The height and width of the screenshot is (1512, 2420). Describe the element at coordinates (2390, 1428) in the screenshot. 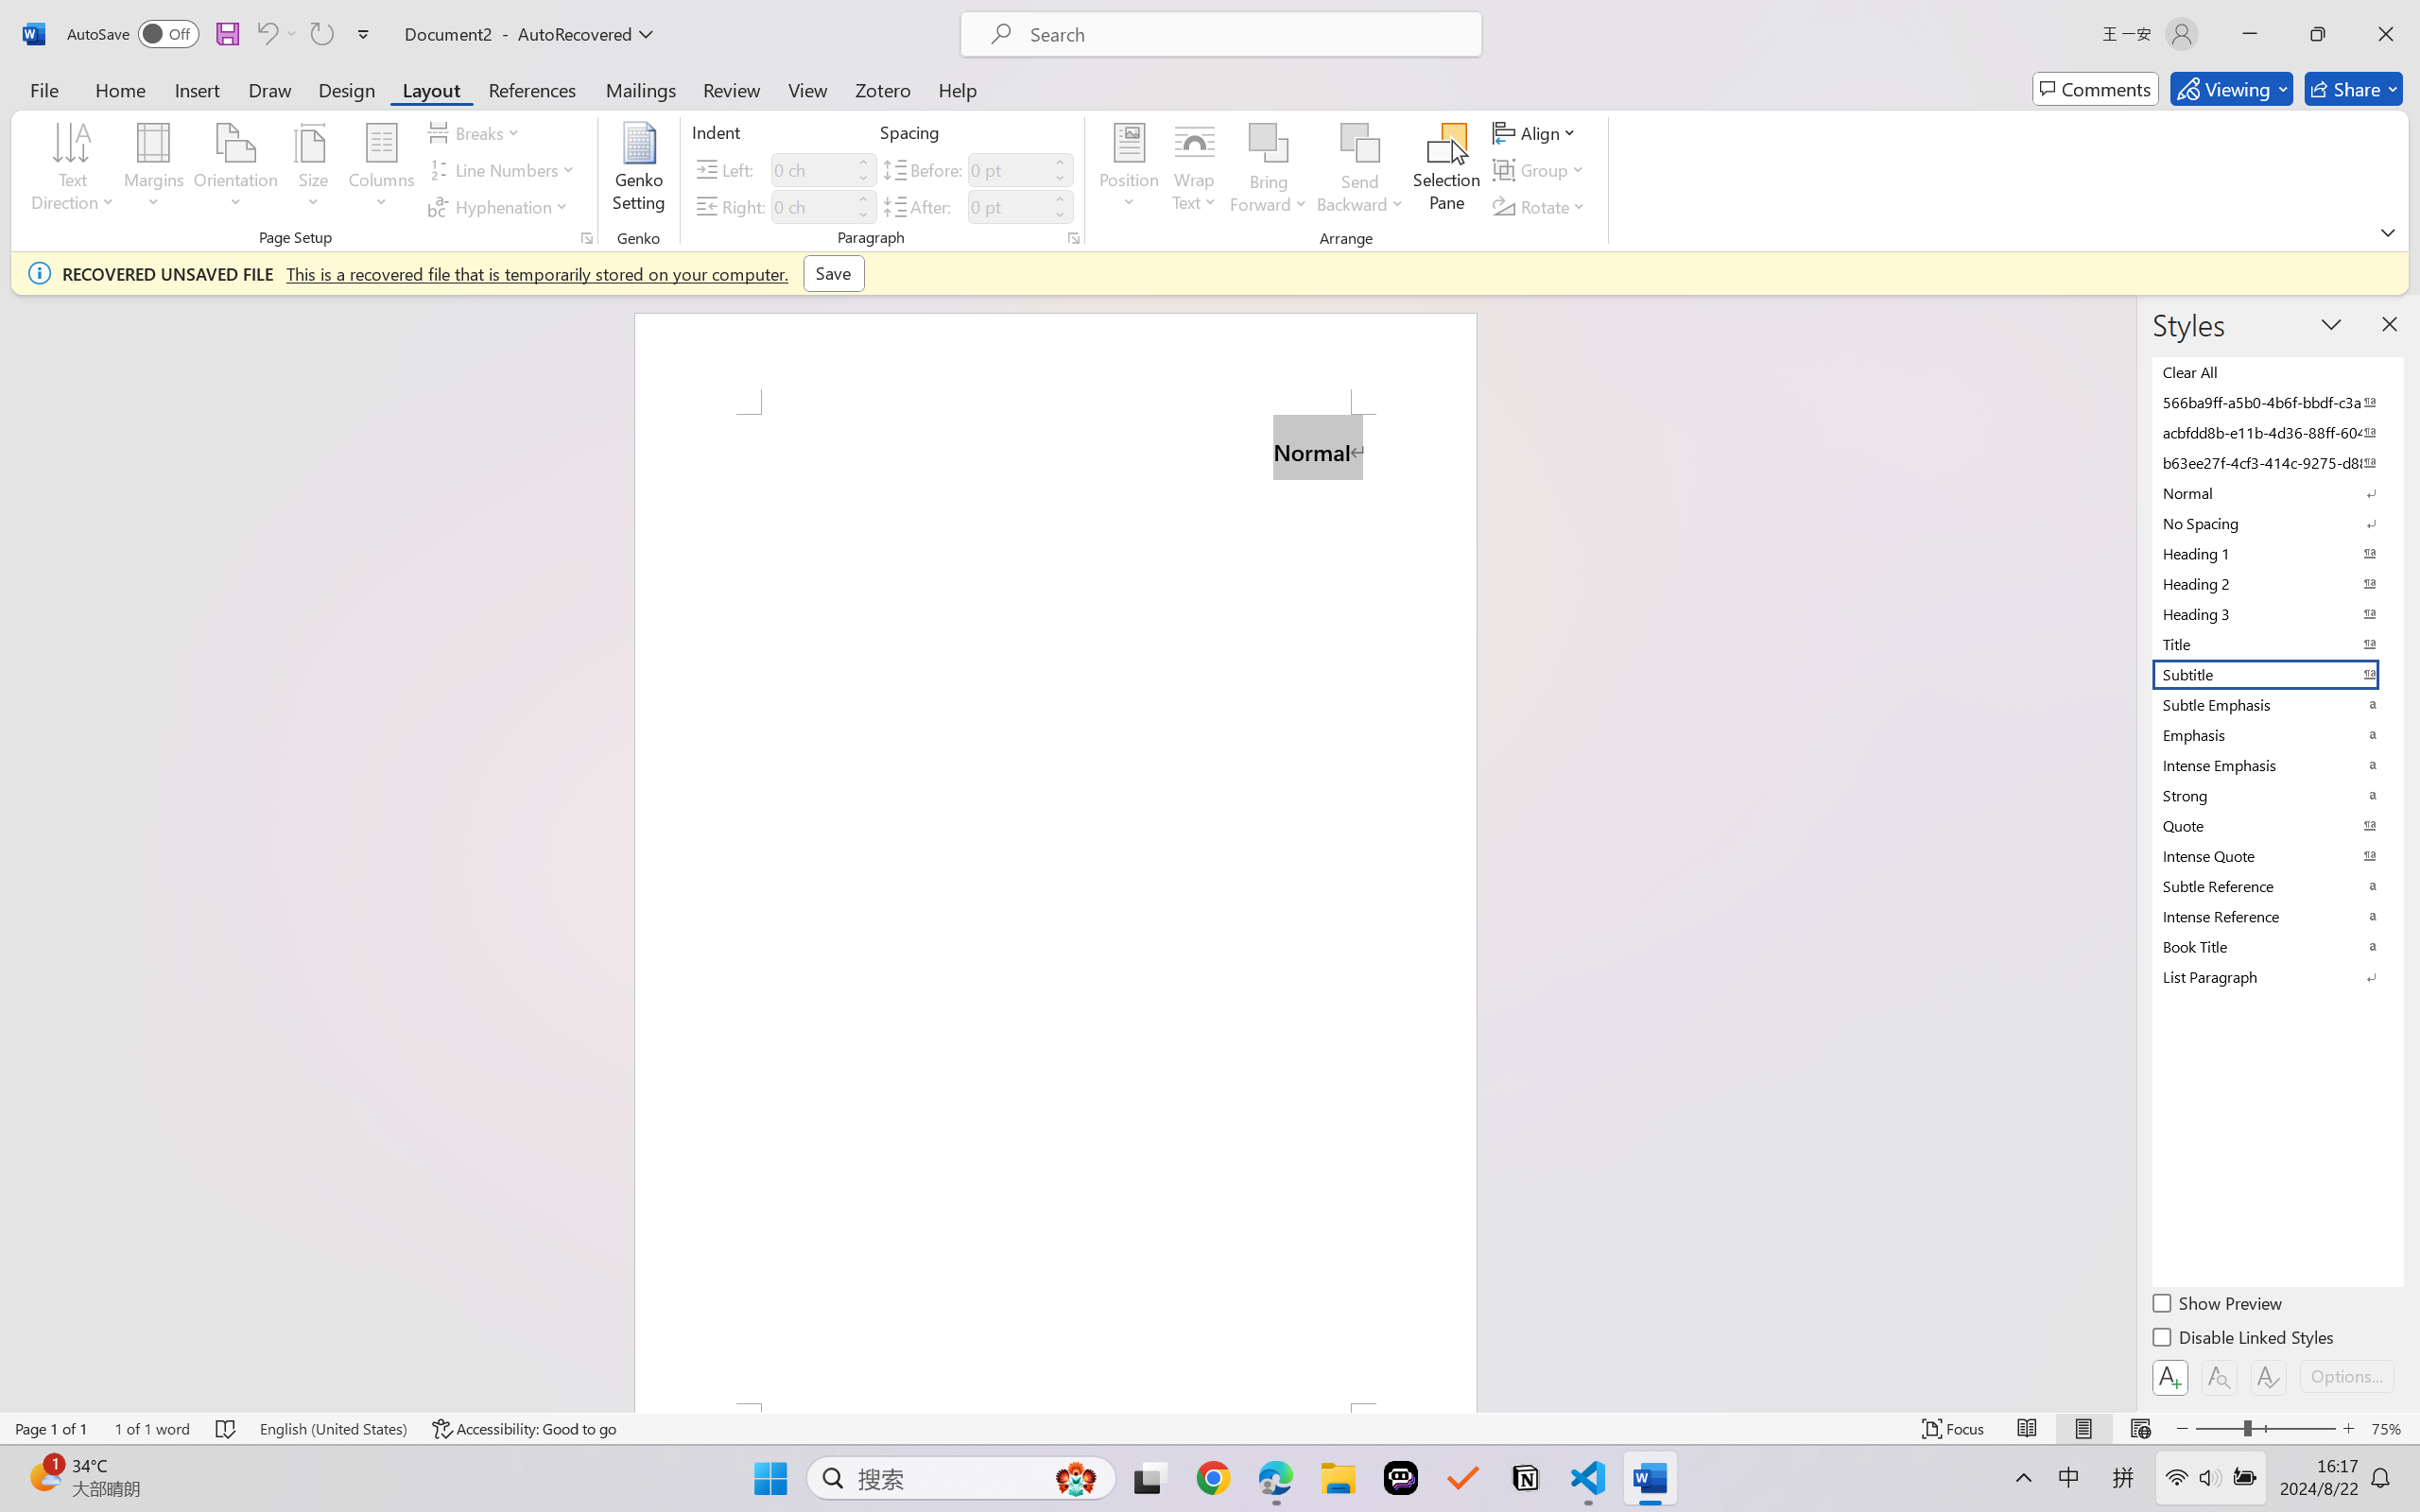

I see `'Zoom 75%'` at that location.